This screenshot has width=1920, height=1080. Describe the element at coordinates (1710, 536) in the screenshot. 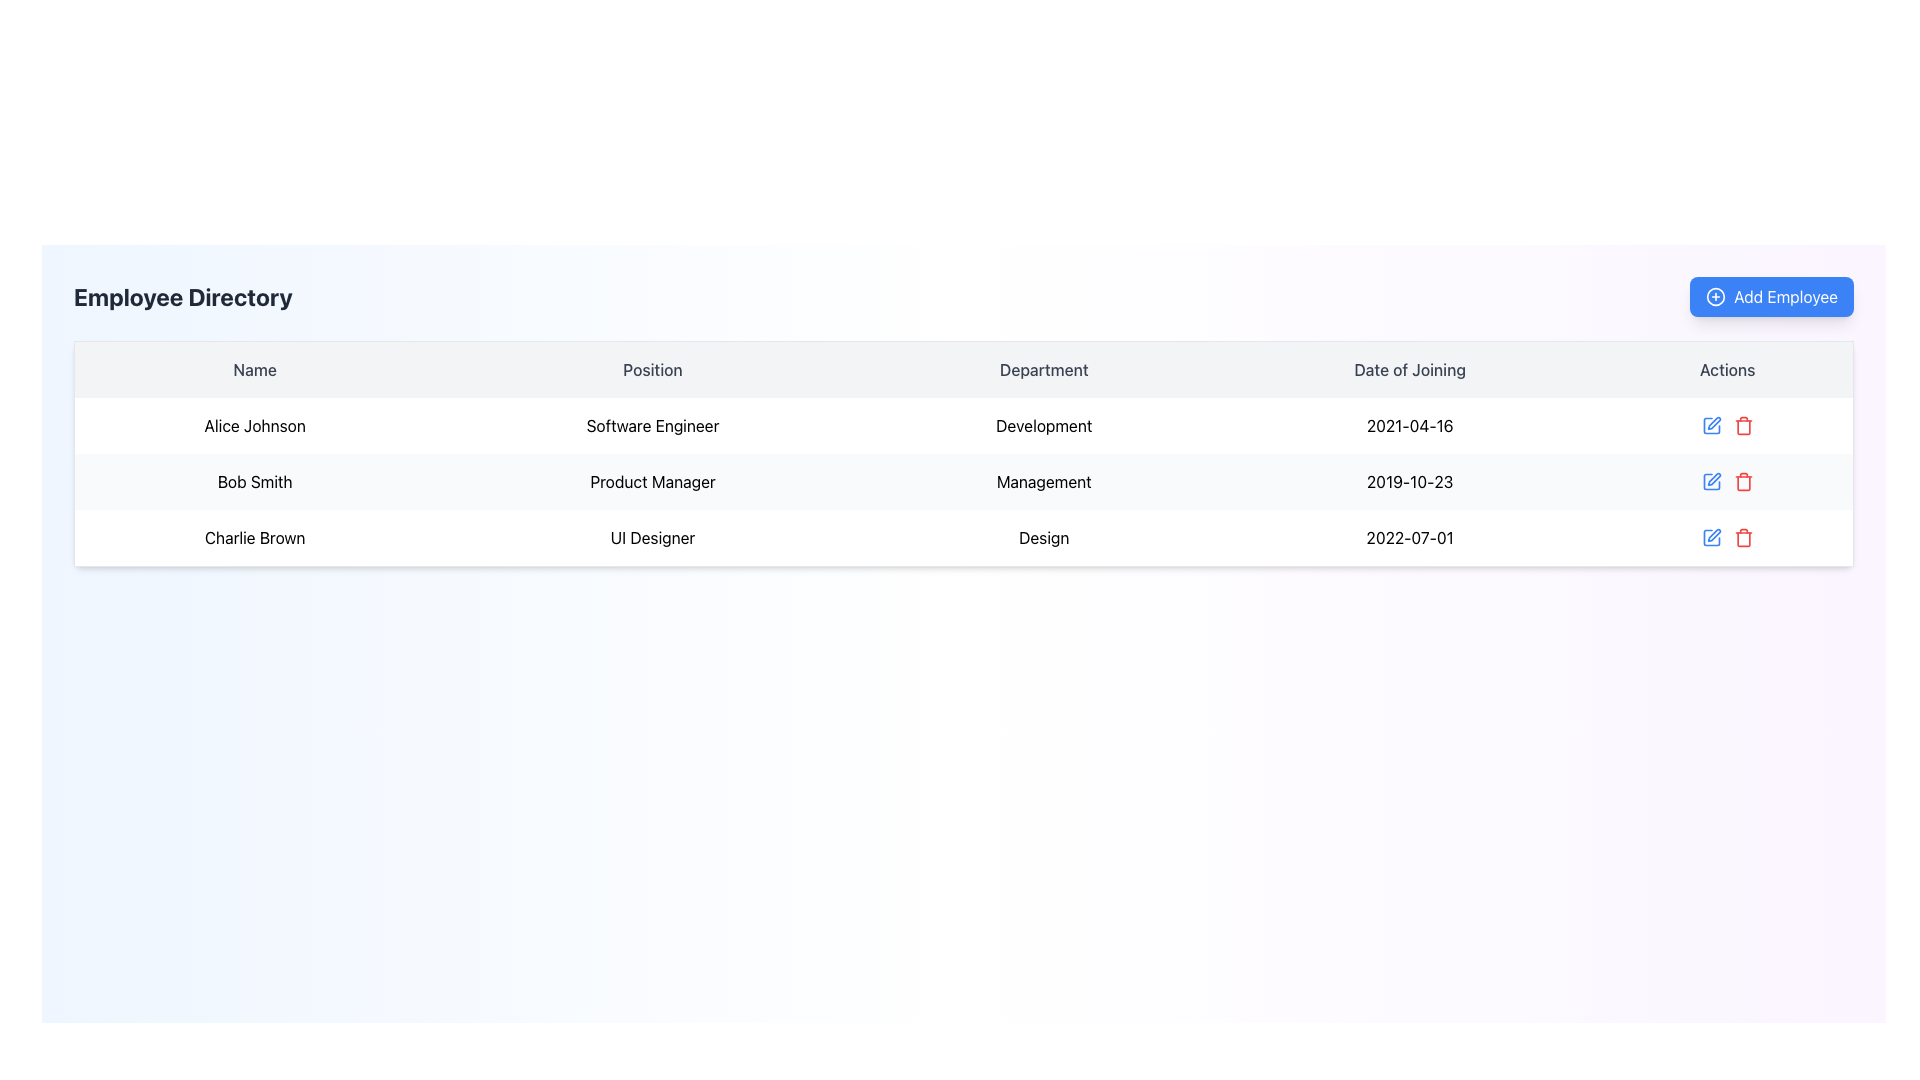

I see `the first icon in the 'Actions' column for the last row of the table to initiate editing of the 'Charlie Brown' employee record` at that location.